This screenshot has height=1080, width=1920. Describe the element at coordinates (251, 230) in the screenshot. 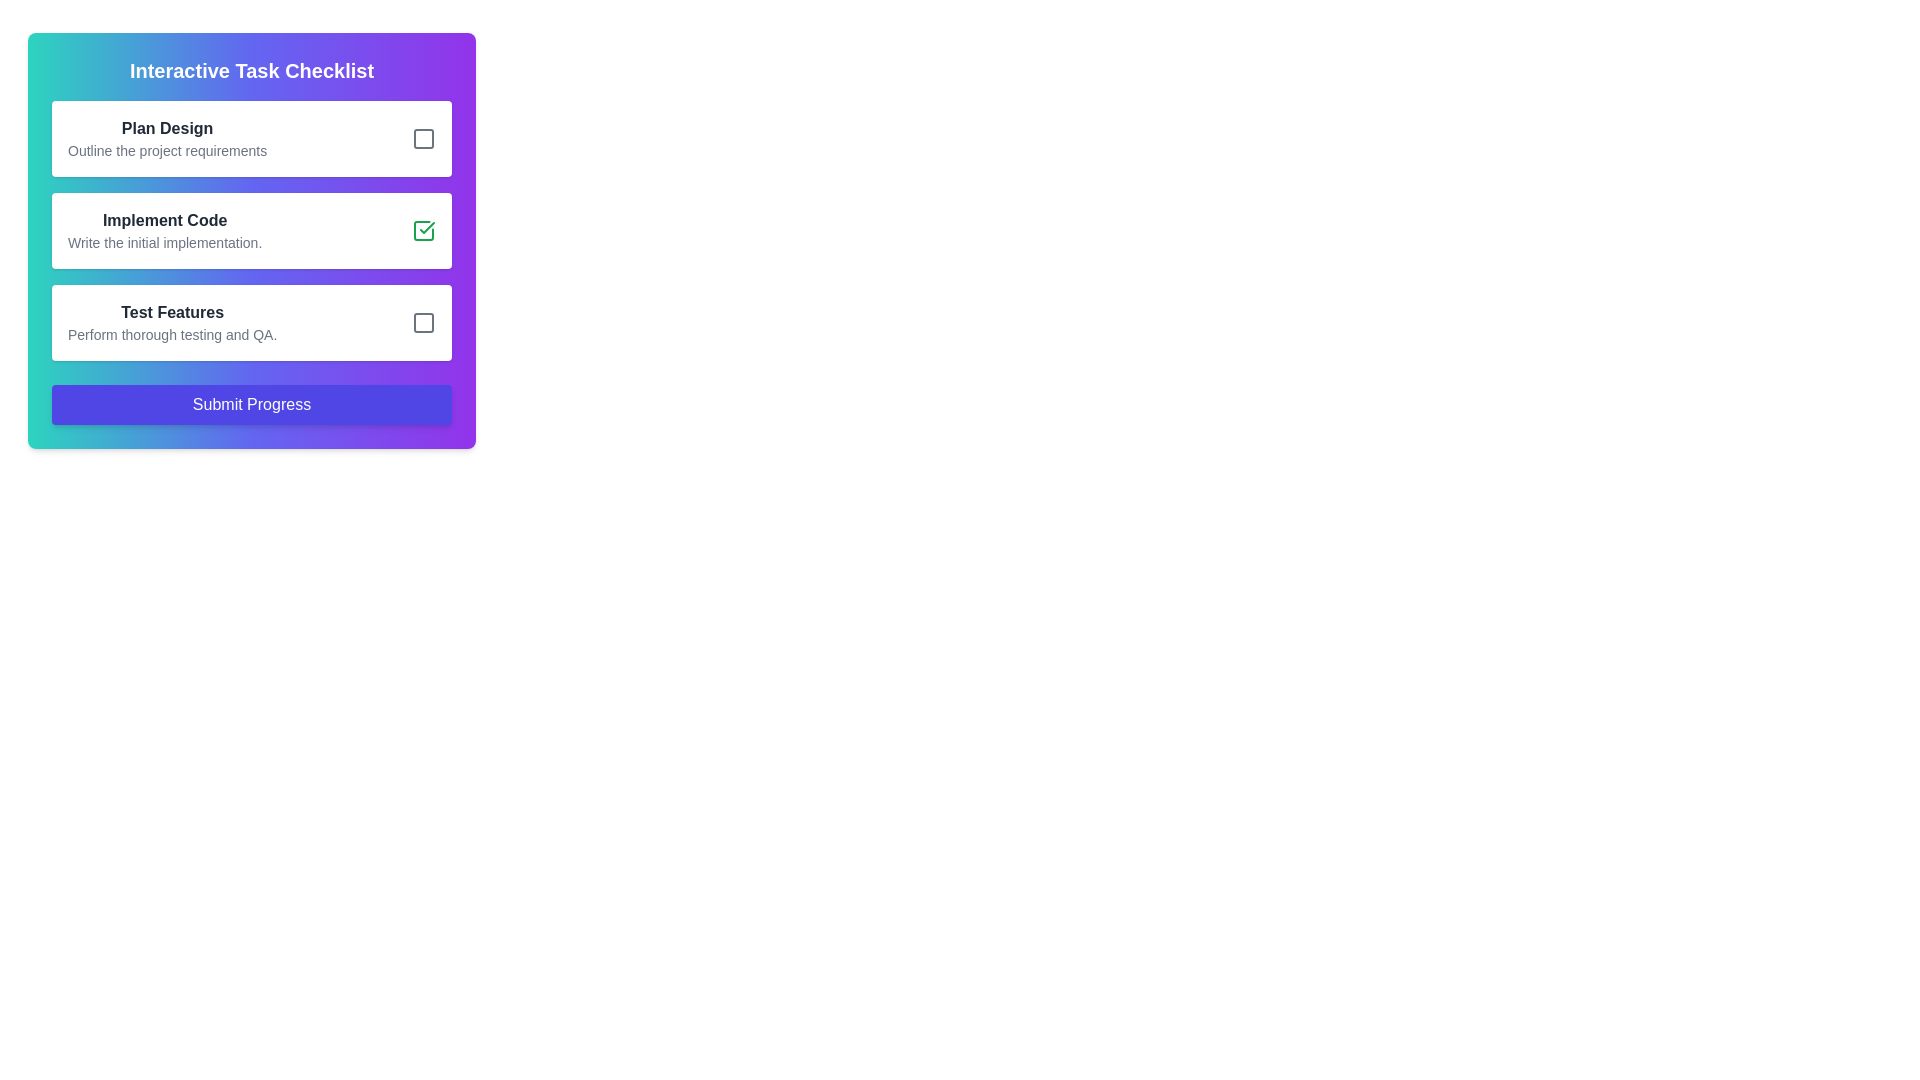

I see `the checklist item labeled 'Implement Code'` at that location.